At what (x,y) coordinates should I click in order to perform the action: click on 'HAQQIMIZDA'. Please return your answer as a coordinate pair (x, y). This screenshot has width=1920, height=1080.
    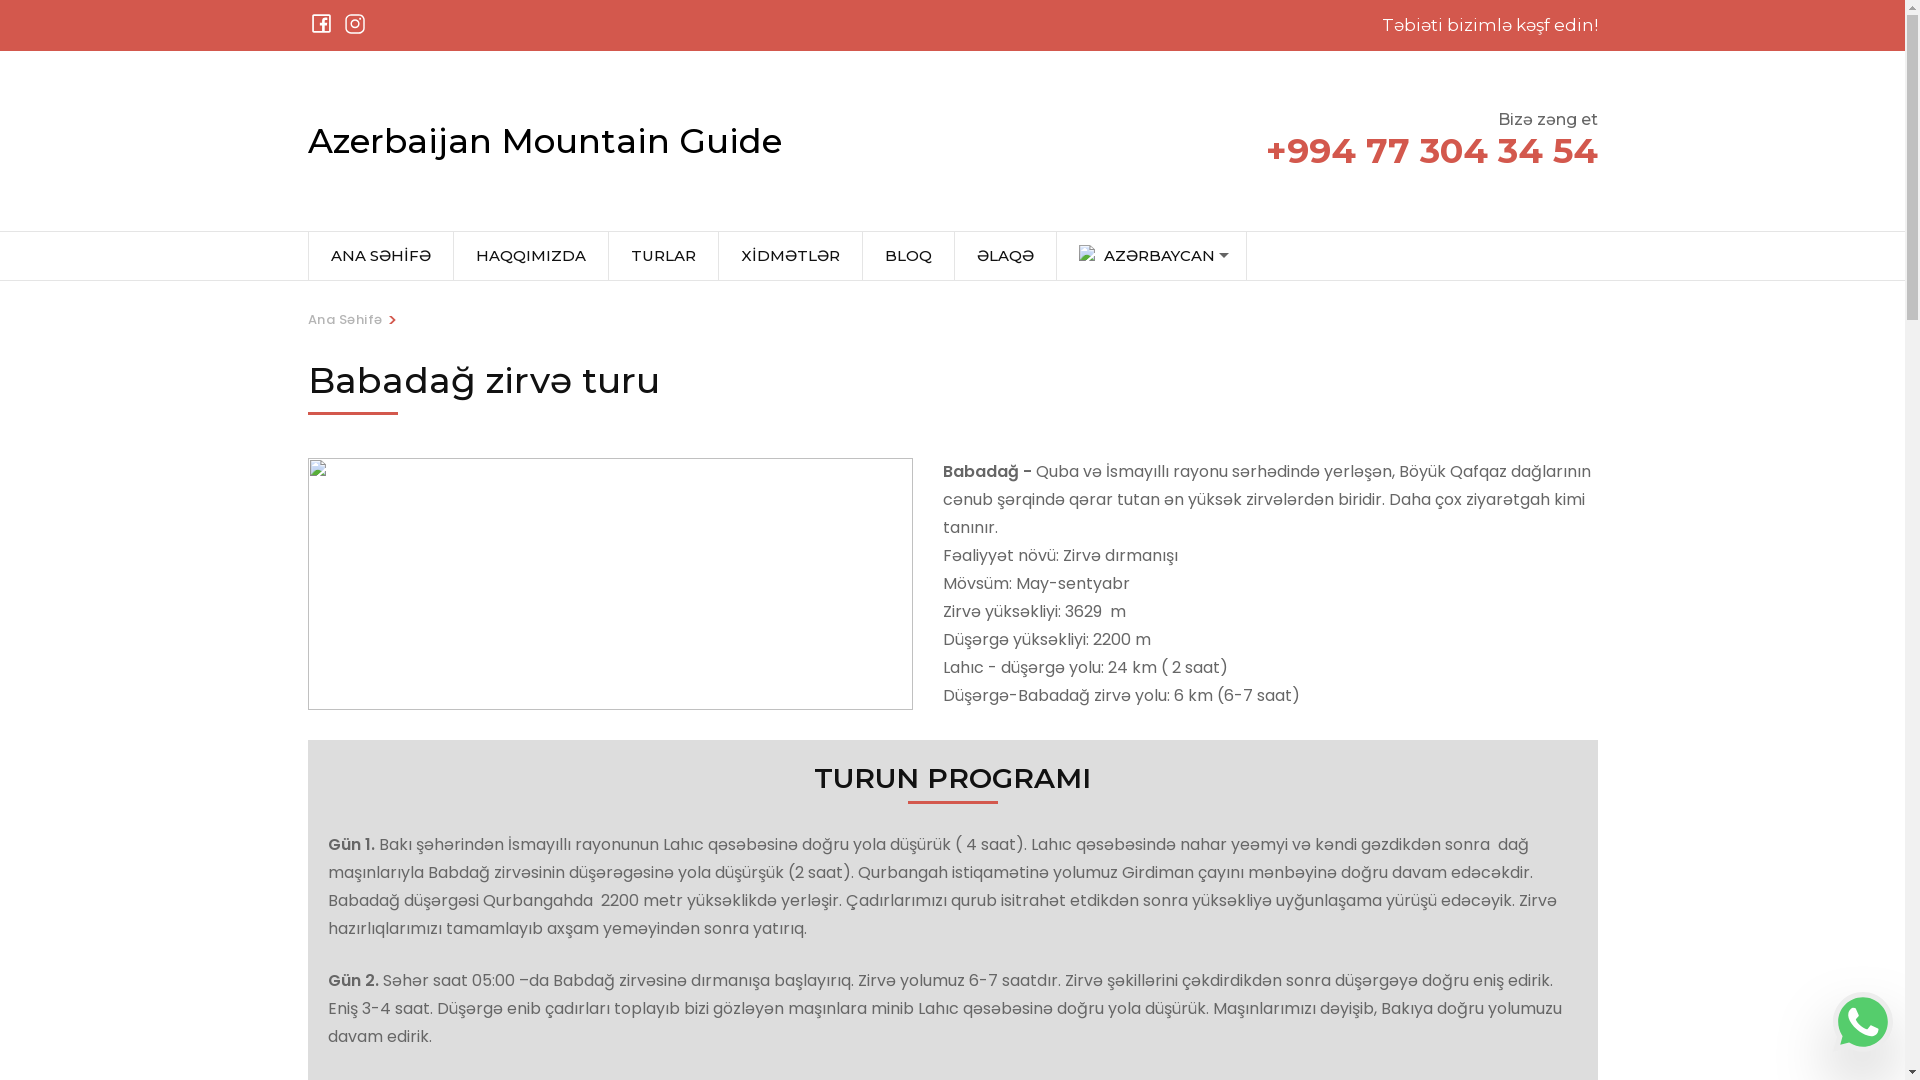
    Looking at the image, I should click on (531, 254).